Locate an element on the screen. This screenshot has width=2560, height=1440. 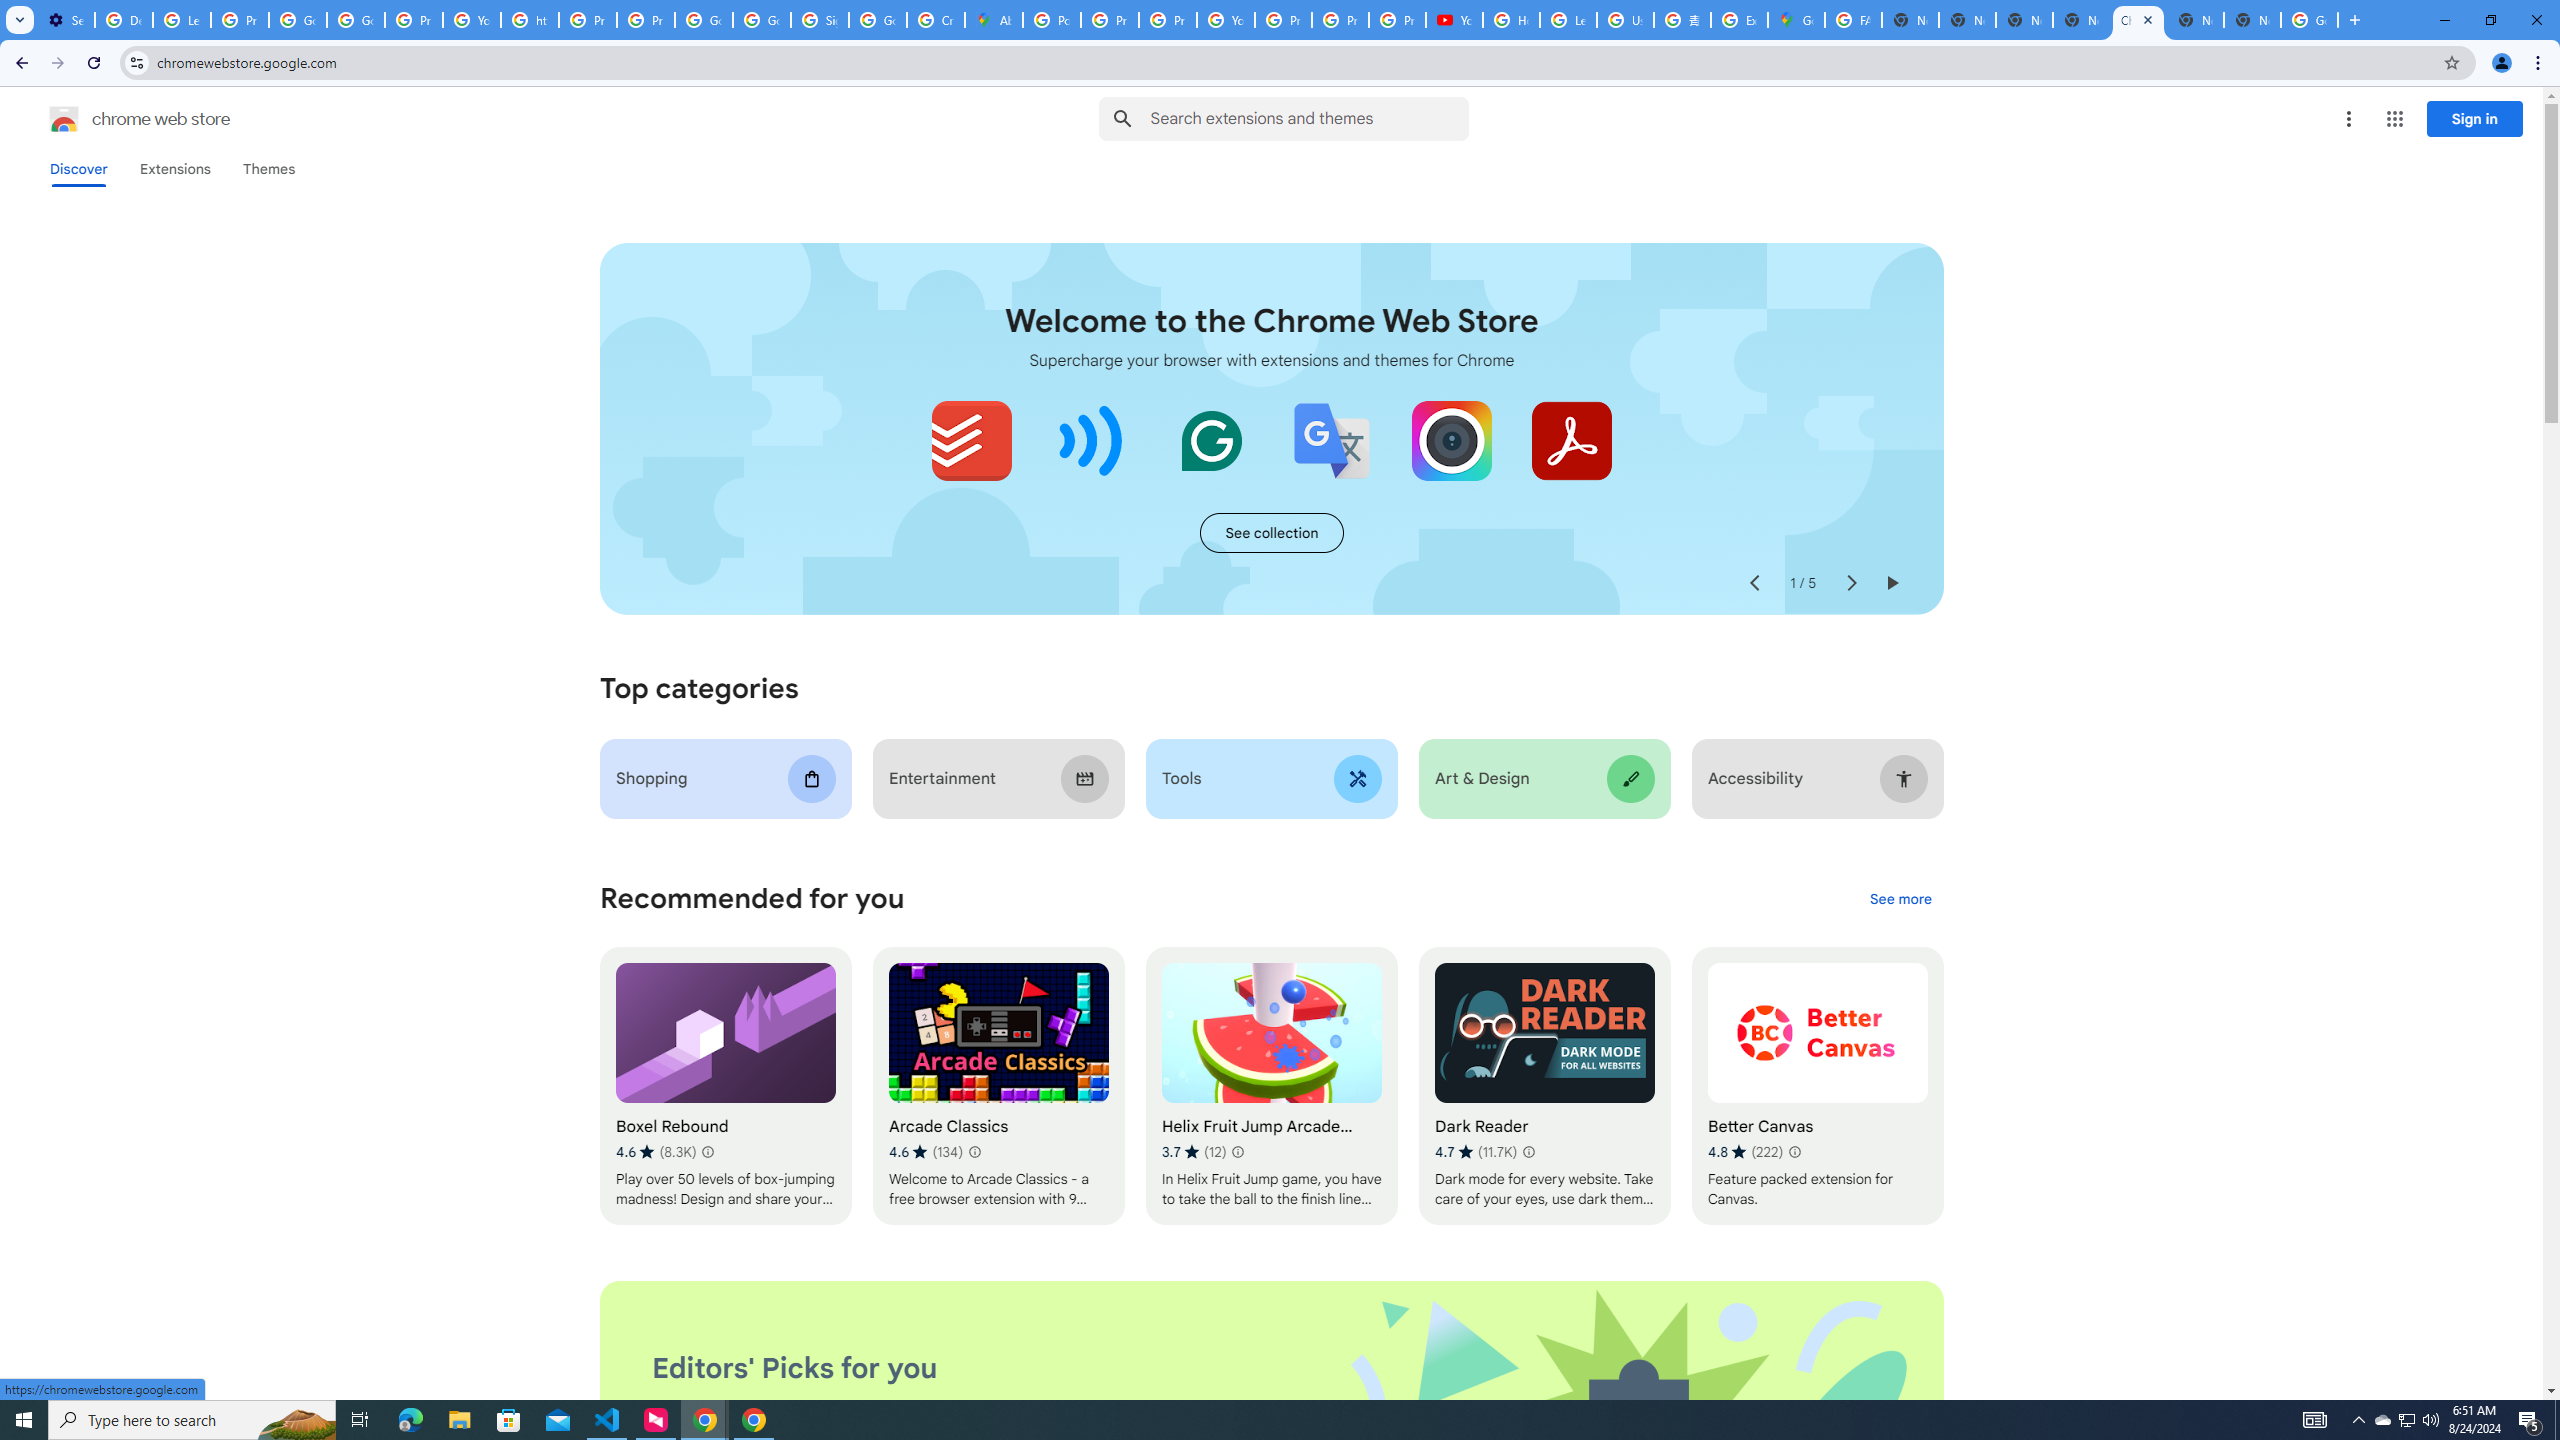
'Tools' is located at coordinates (1271, 778).